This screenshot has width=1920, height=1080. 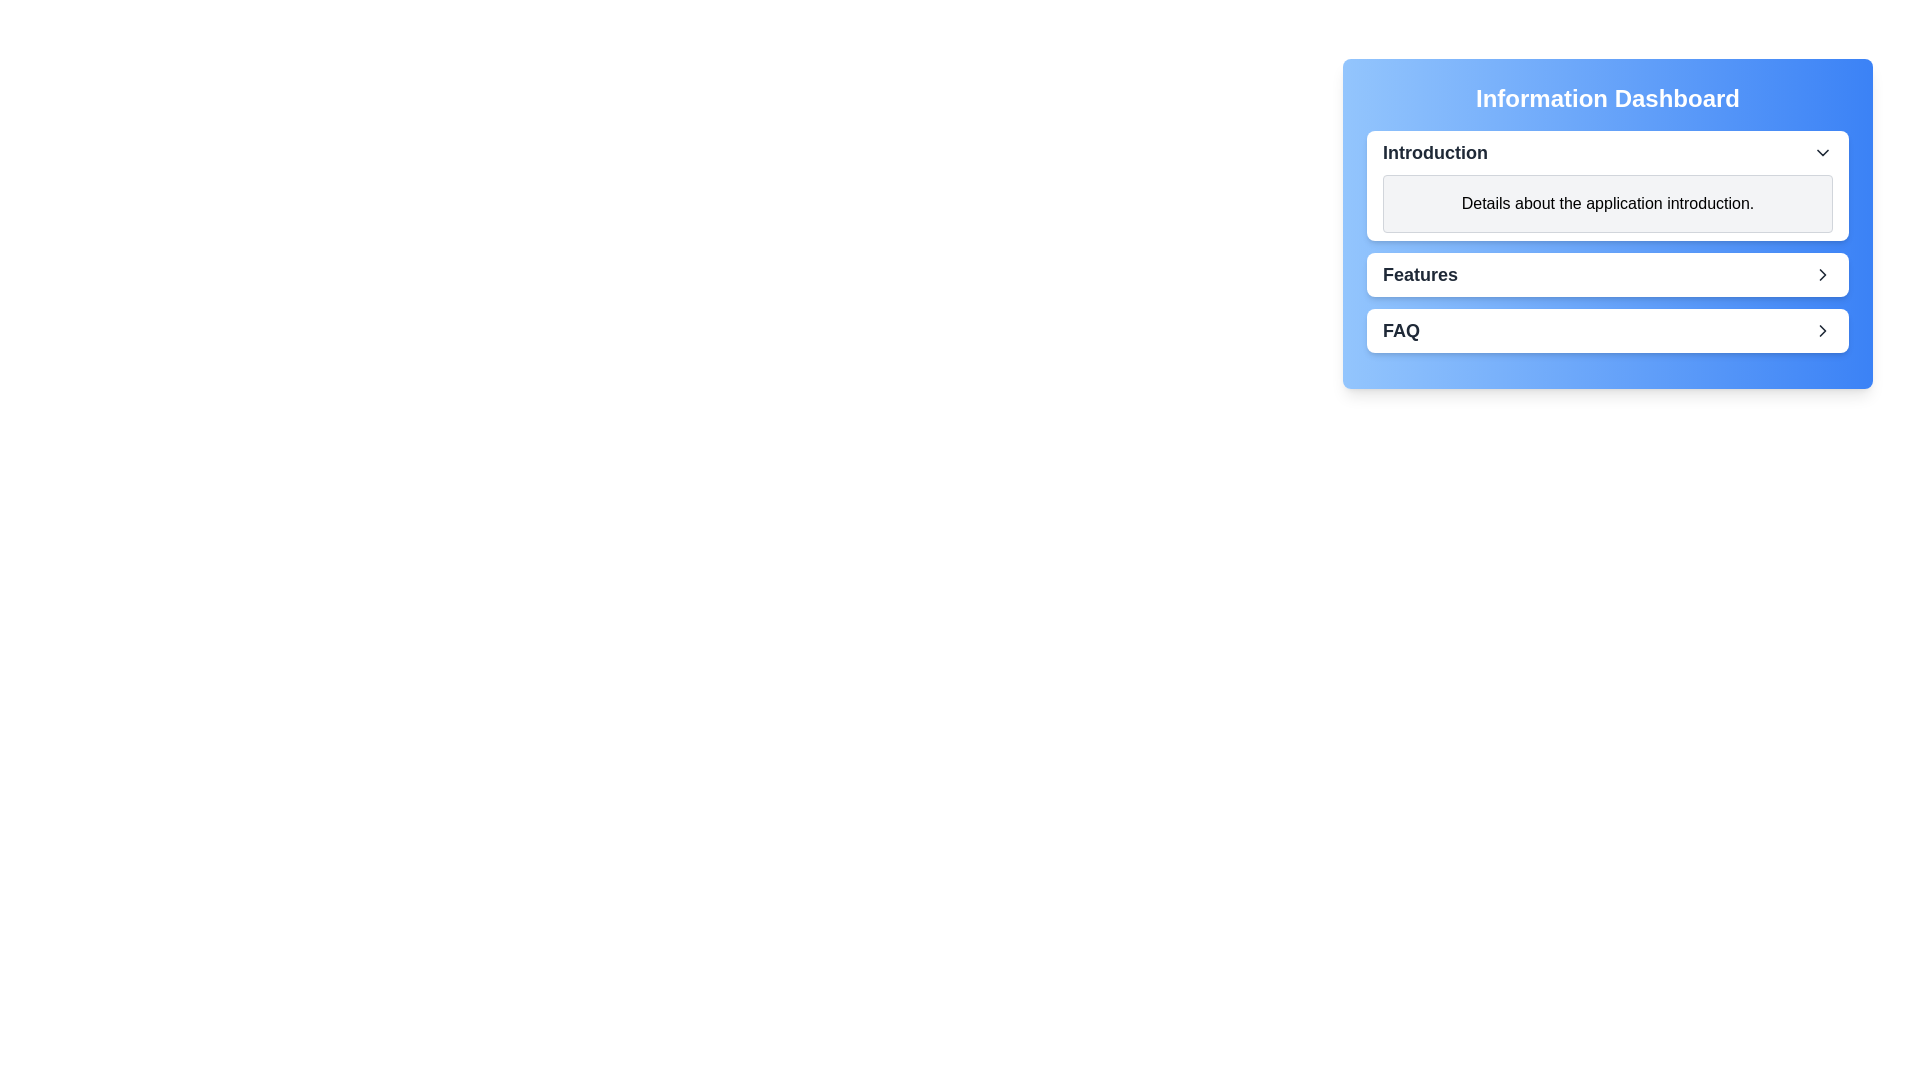 What do you see at coordinates (1400, 330) in the screenshot?
I see `the text label containing the word 'FAQ' in bold, black font, which is positioned within the blue card of the Information Dashboard` at bounding box center [1400, 330].